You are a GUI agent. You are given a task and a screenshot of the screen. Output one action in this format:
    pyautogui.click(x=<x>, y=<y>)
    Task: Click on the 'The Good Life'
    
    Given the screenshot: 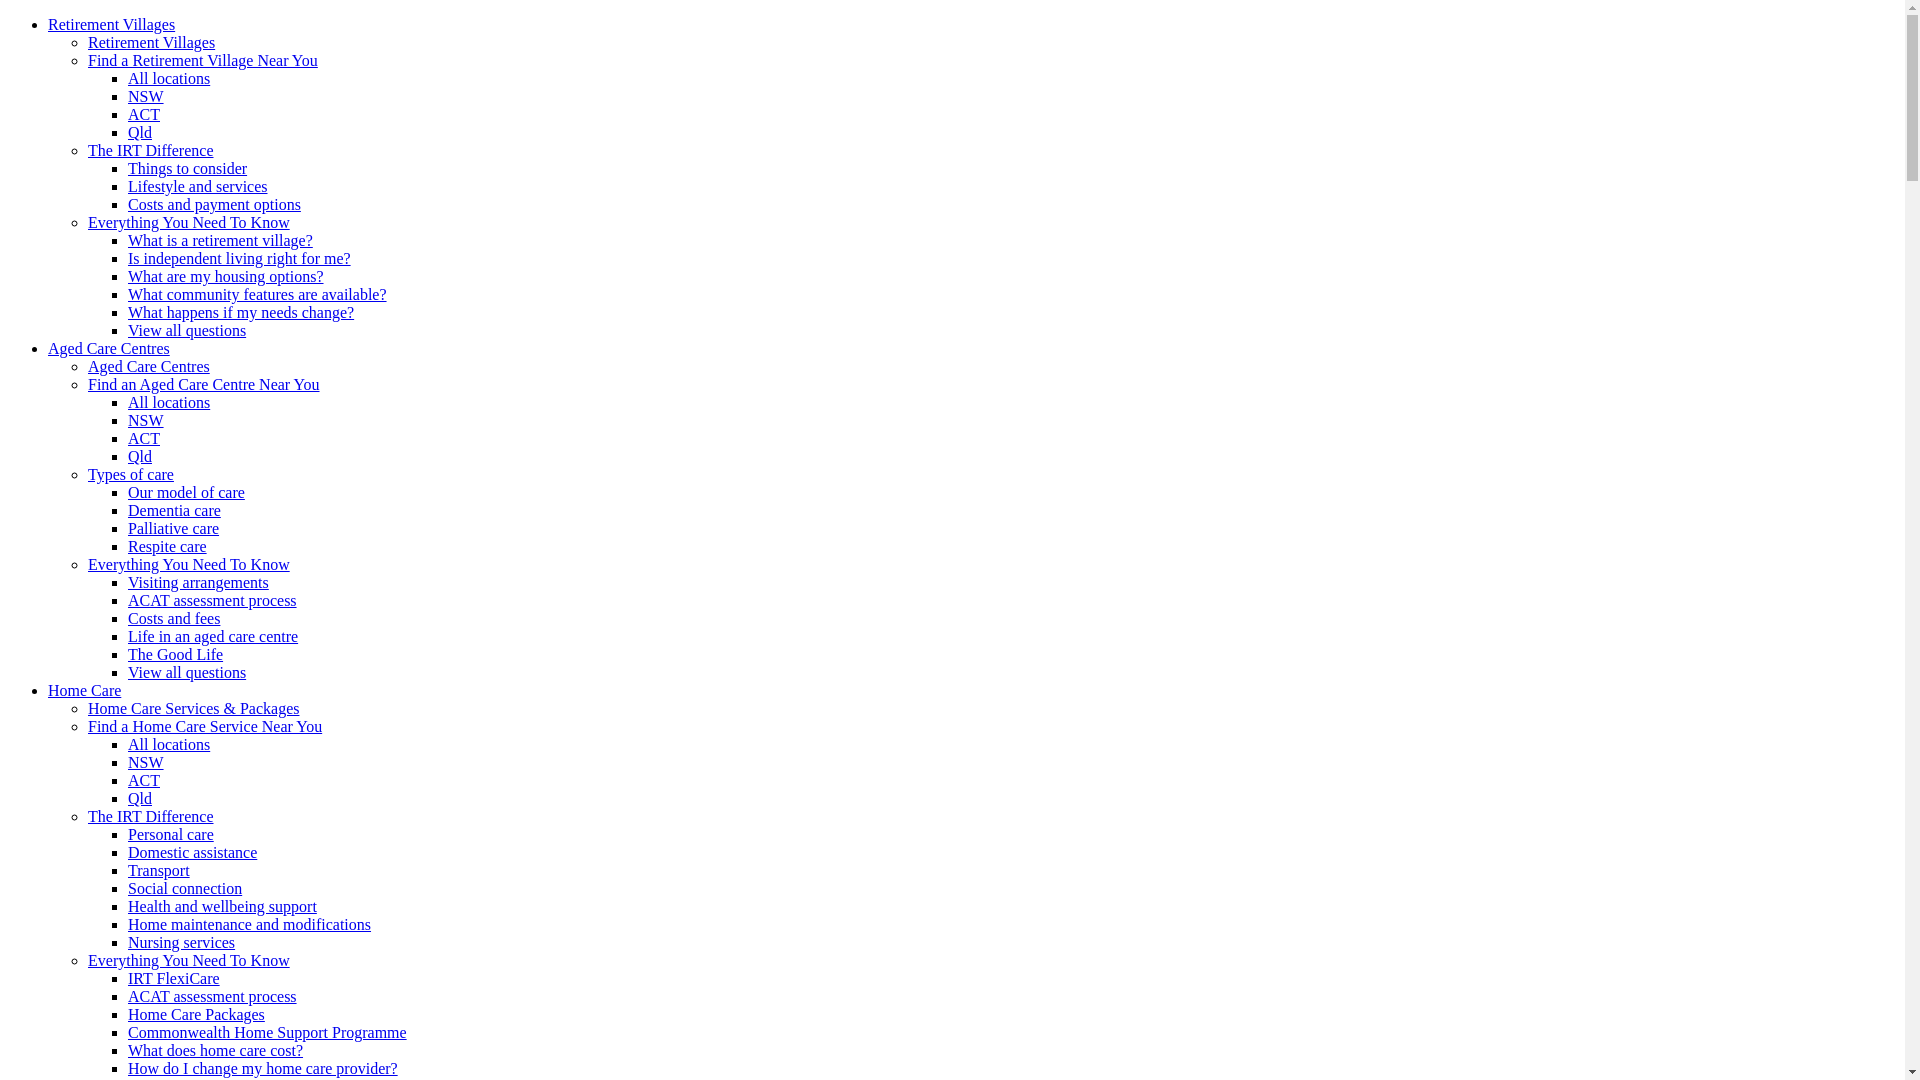 What is the action you would take?
    pyautogui.click(x=175, y=654)
    